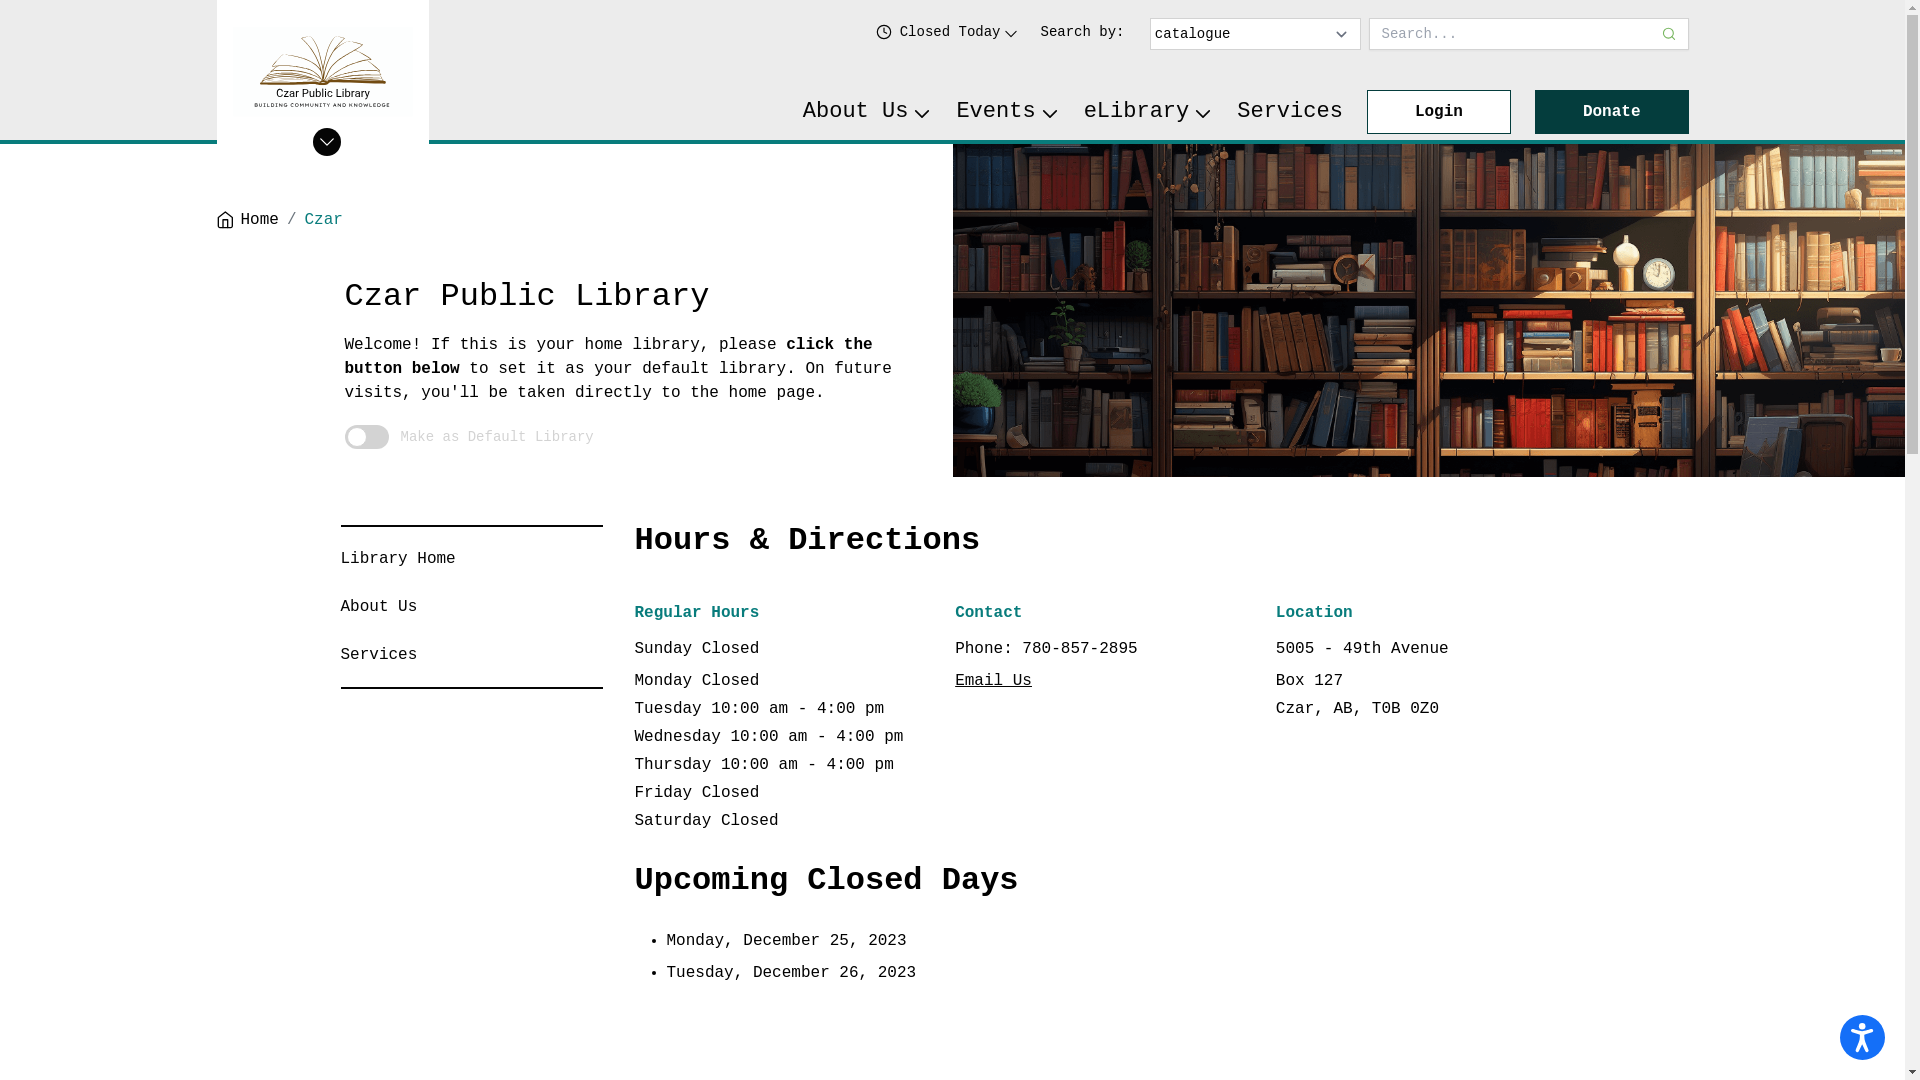  I want to click on 'eLibrary', so click(1148, 111).